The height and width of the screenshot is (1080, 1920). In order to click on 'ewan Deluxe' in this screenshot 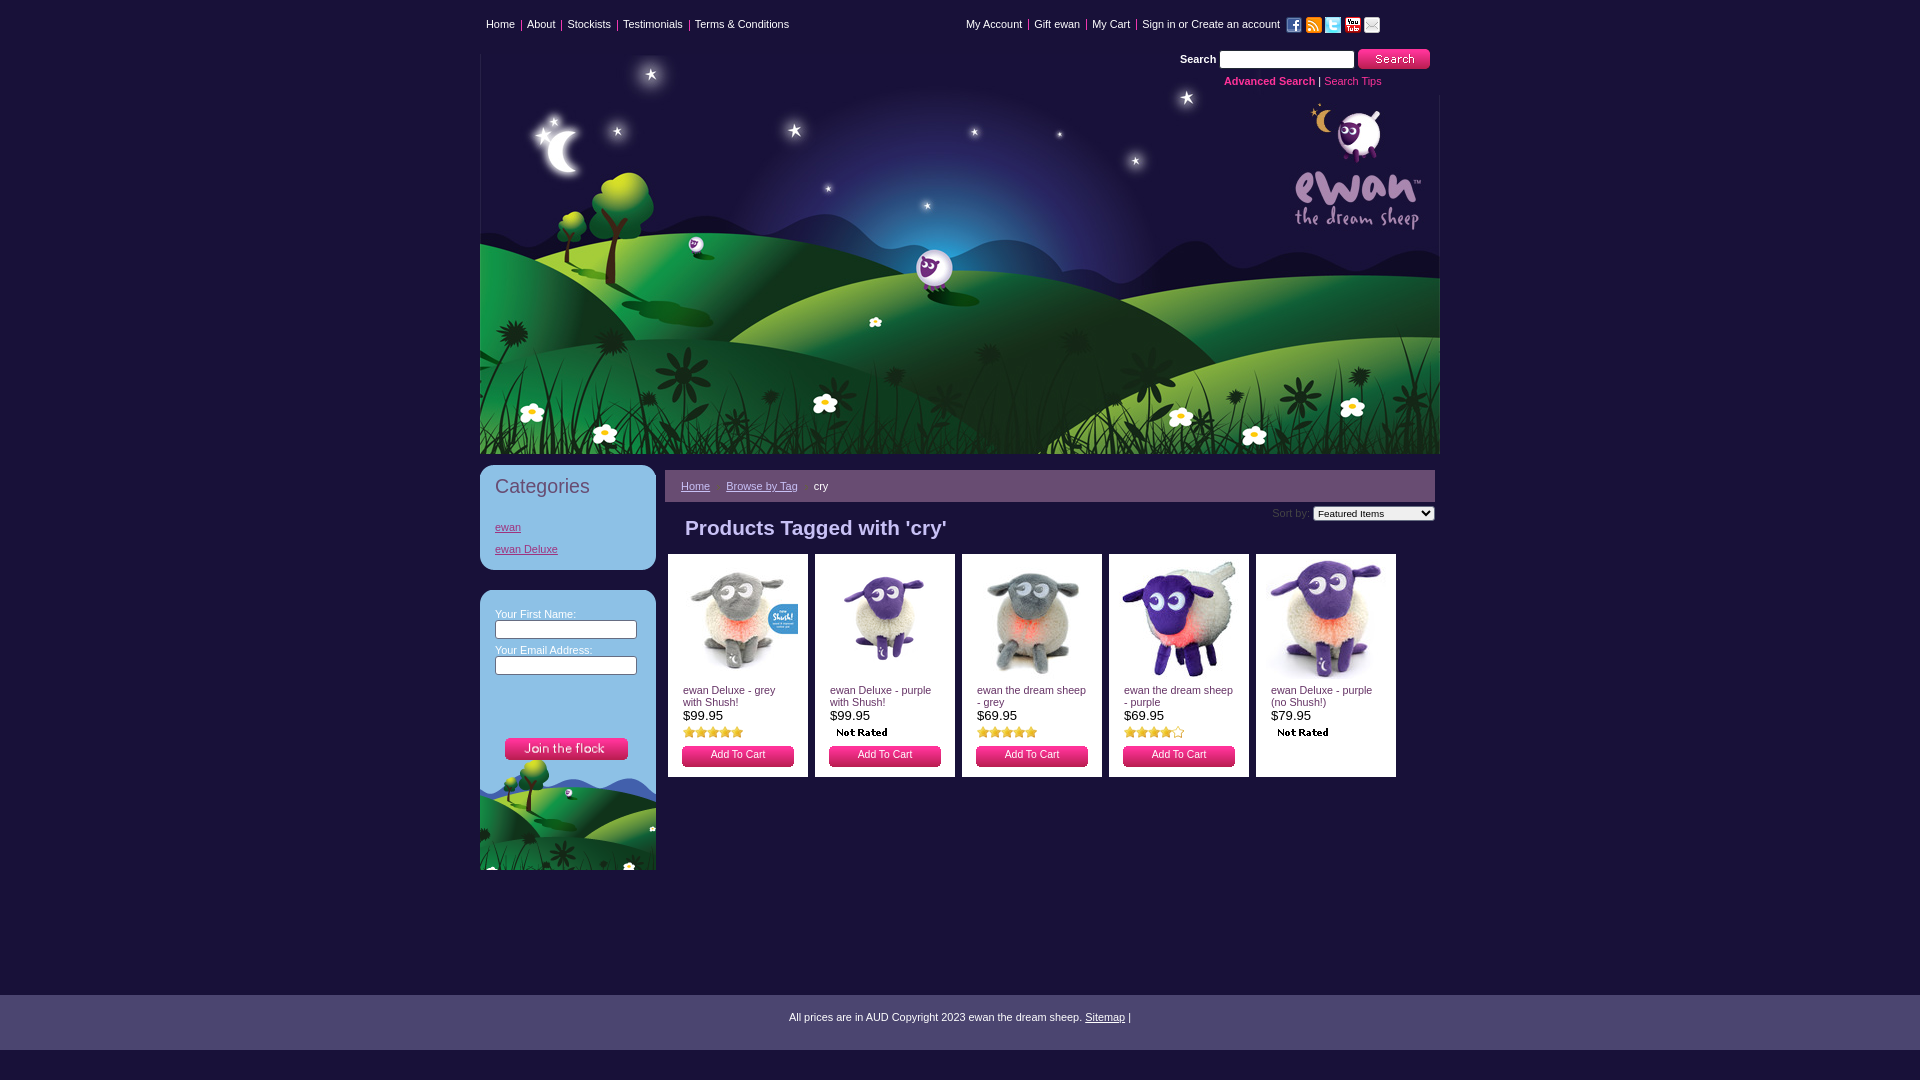, I will do `click(523, 548)`.